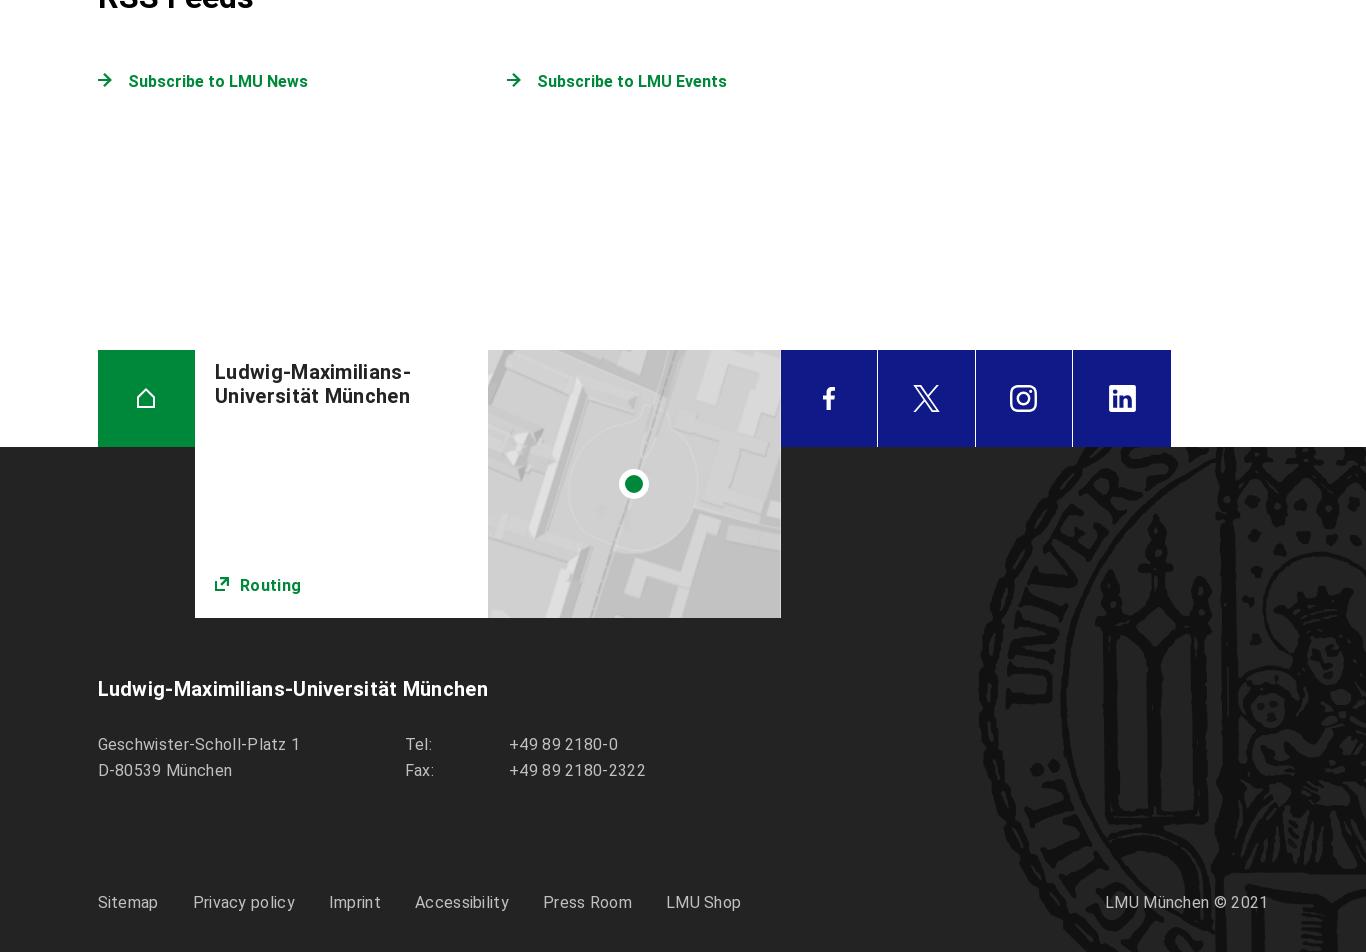 The width and height of the screenshot is (1366, 952). Describe the element at coordinates (327, 902) in the screenshot. I see `'Imprint'` at that location.